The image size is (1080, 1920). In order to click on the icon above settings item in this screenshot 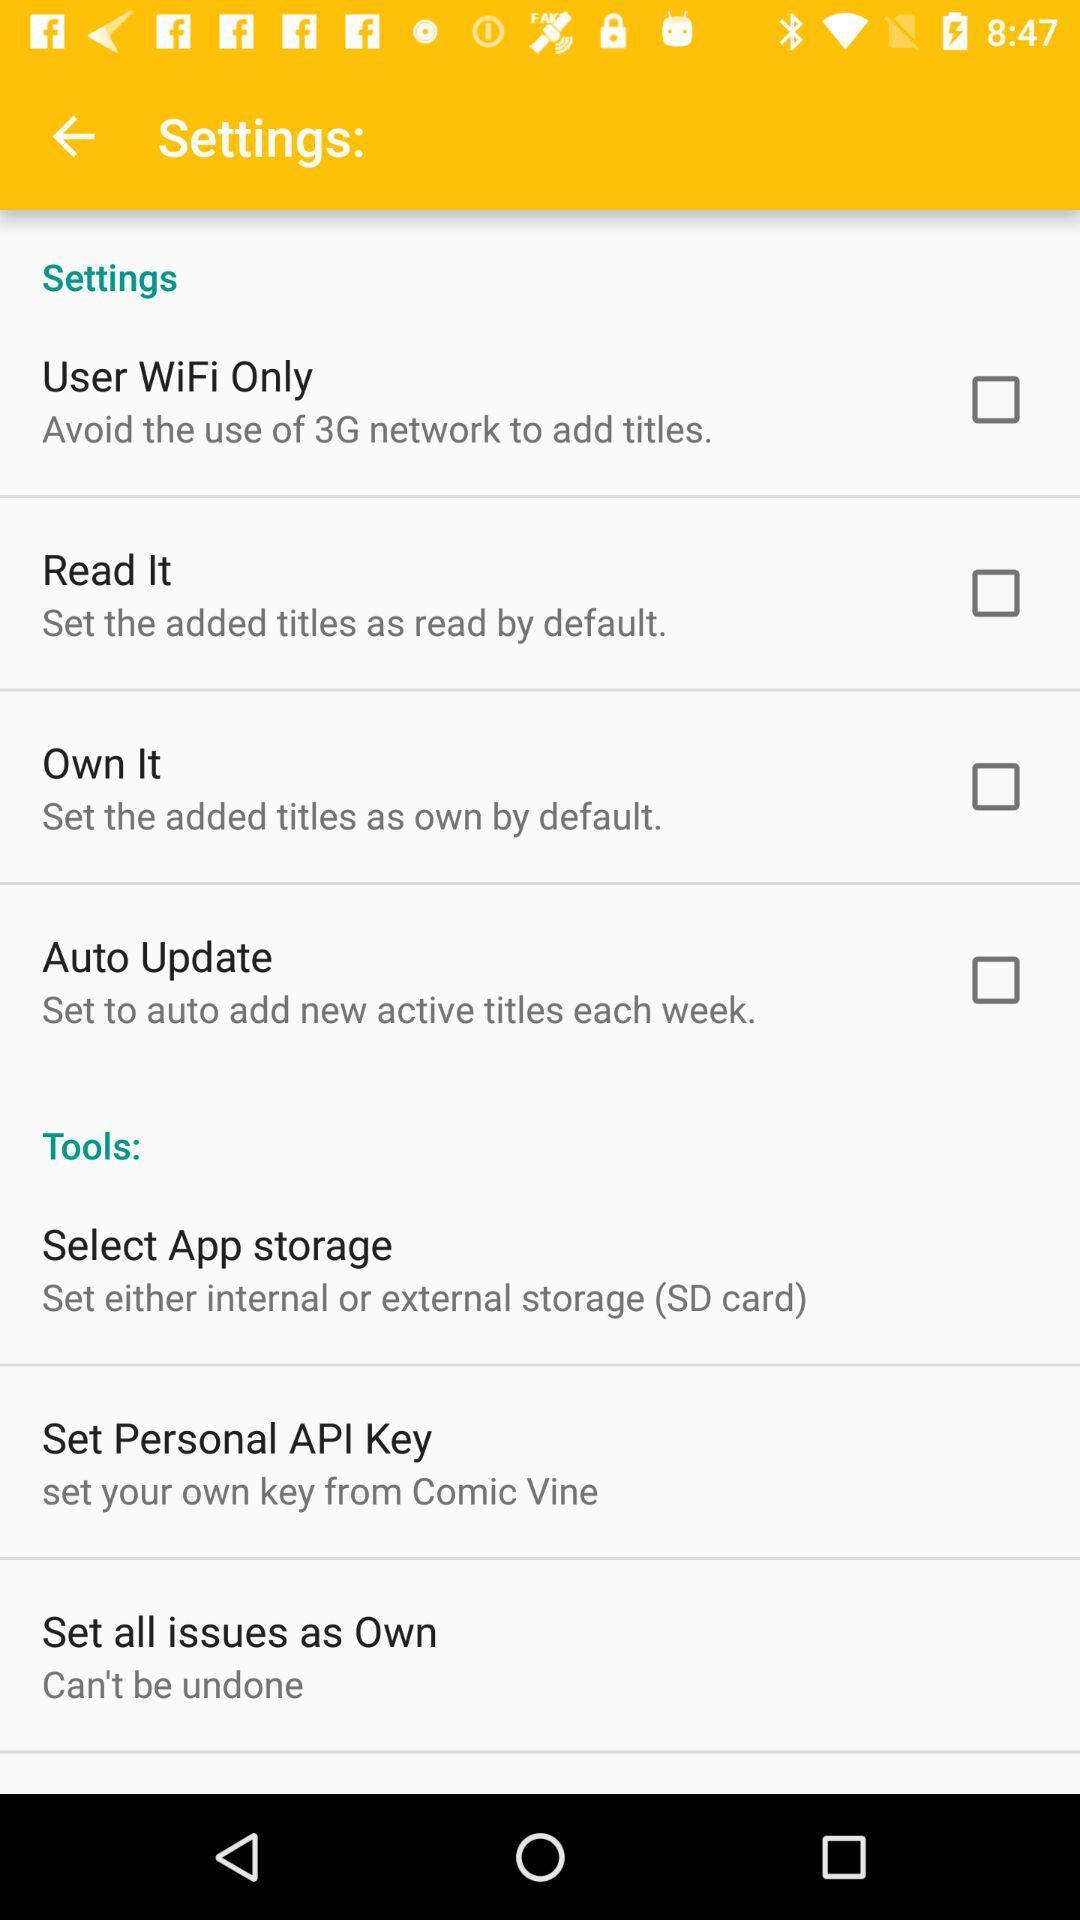, I will do `click(72, 135)`.